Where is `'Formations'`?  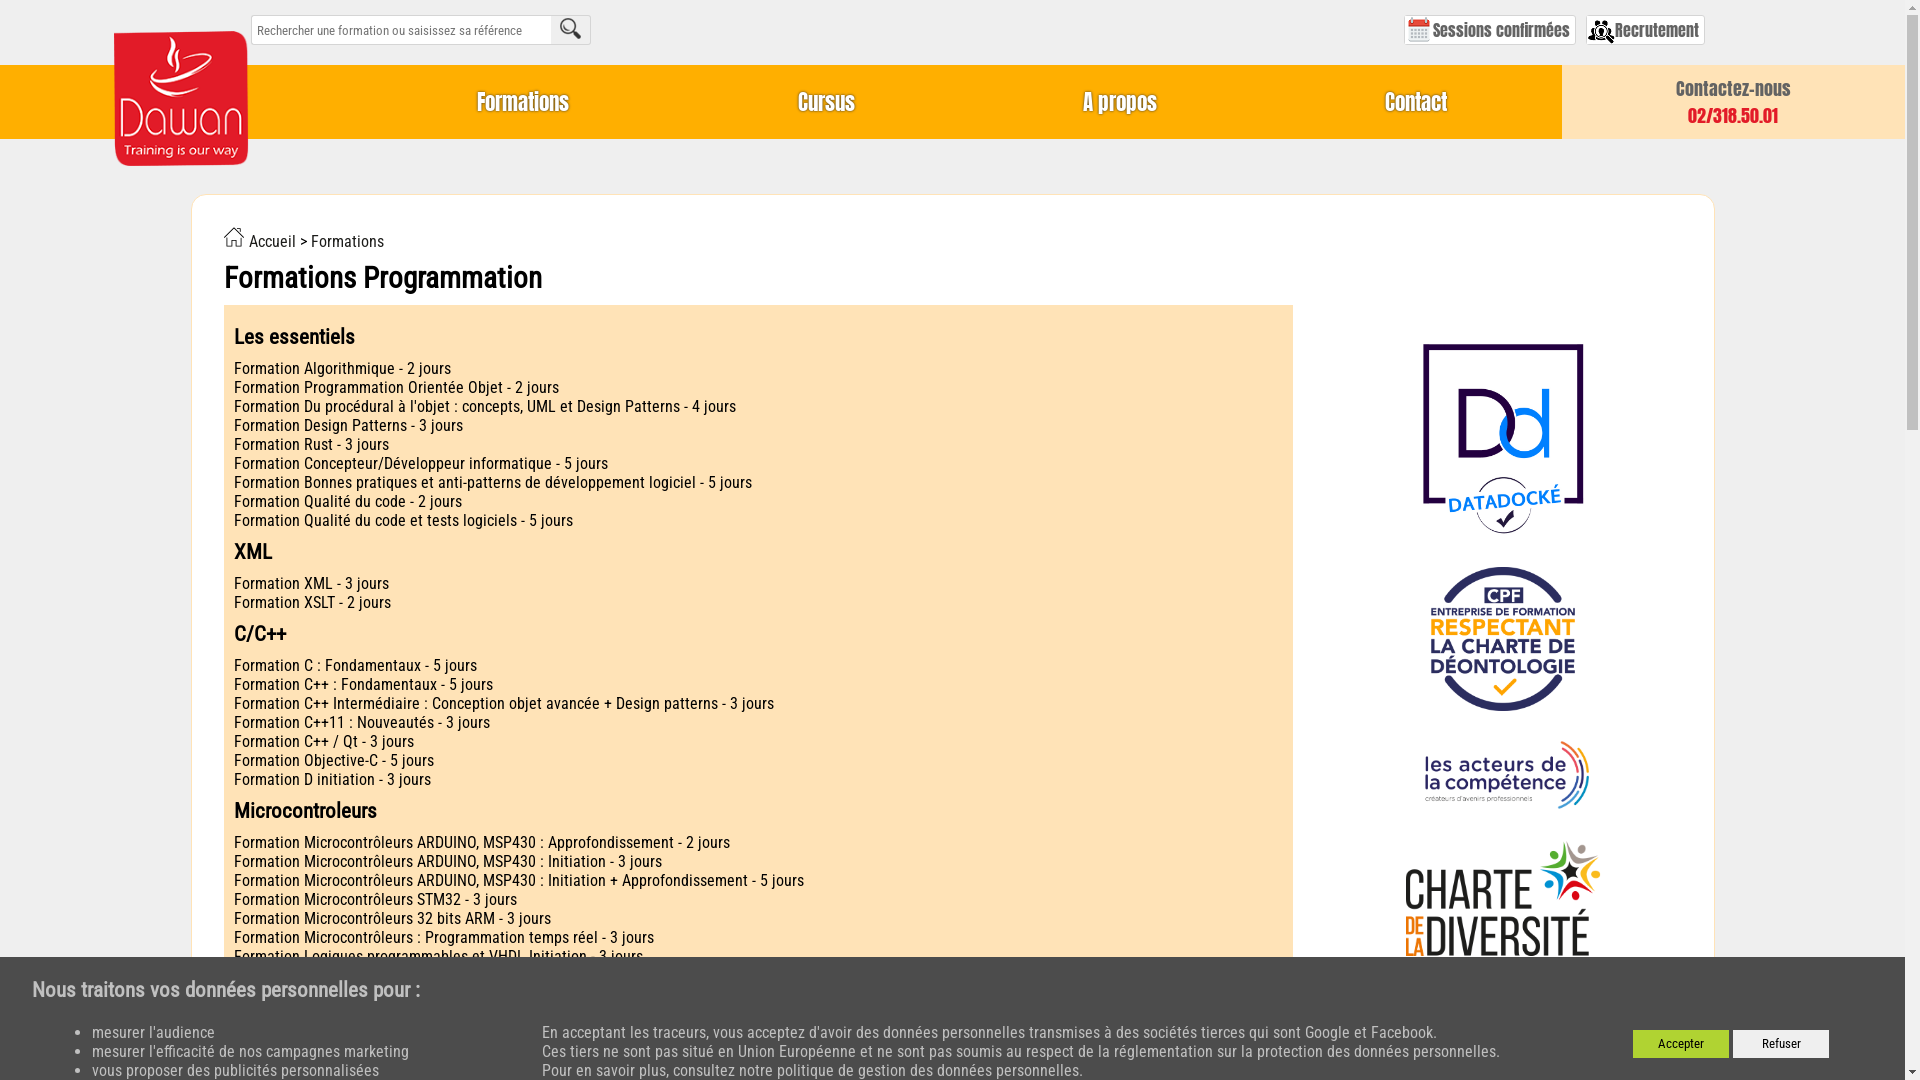 'Formations' is located at coordinates (523, 101).